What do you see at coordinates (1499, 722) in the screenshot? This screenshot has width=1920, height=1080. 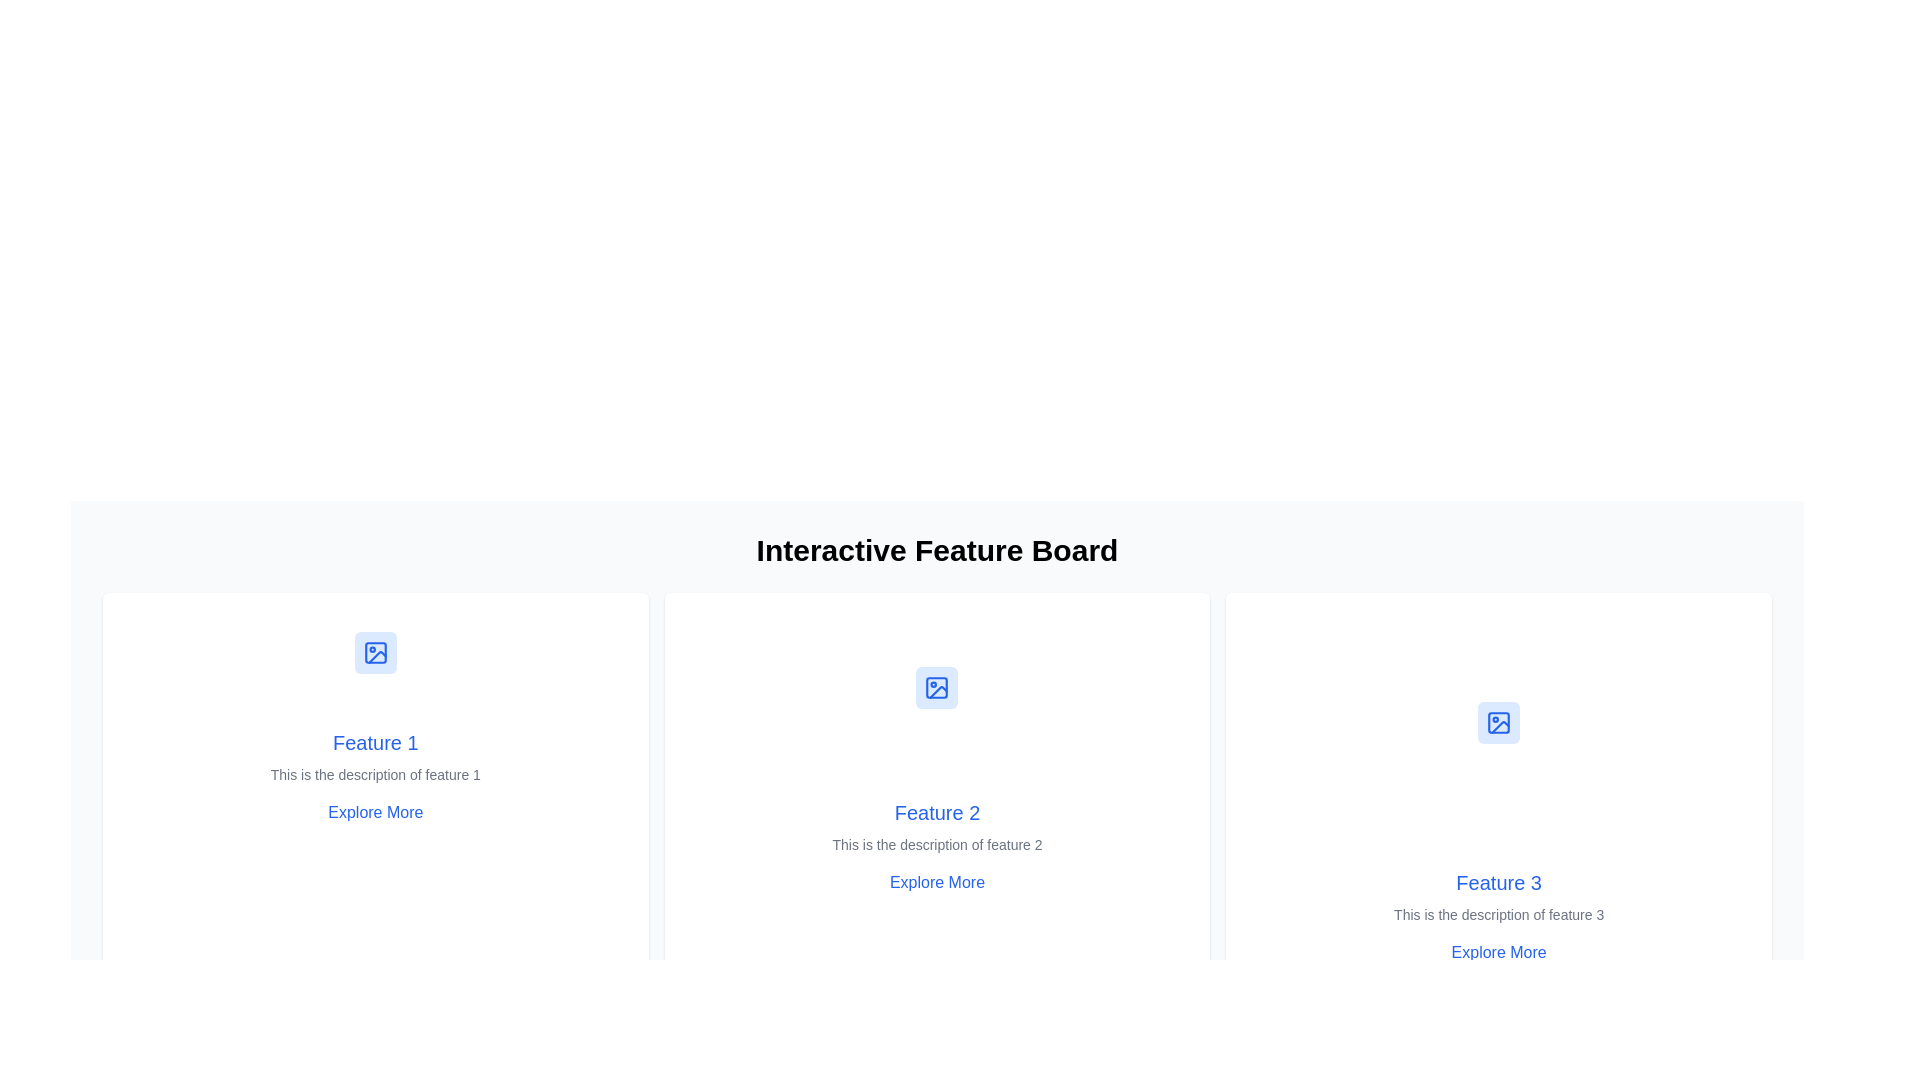 I see `the Placeholder Icon located in the third feature card under 'Interactive Feature Board', positioned above the 'Feature 3' title` at bounding box center [1499, 722].